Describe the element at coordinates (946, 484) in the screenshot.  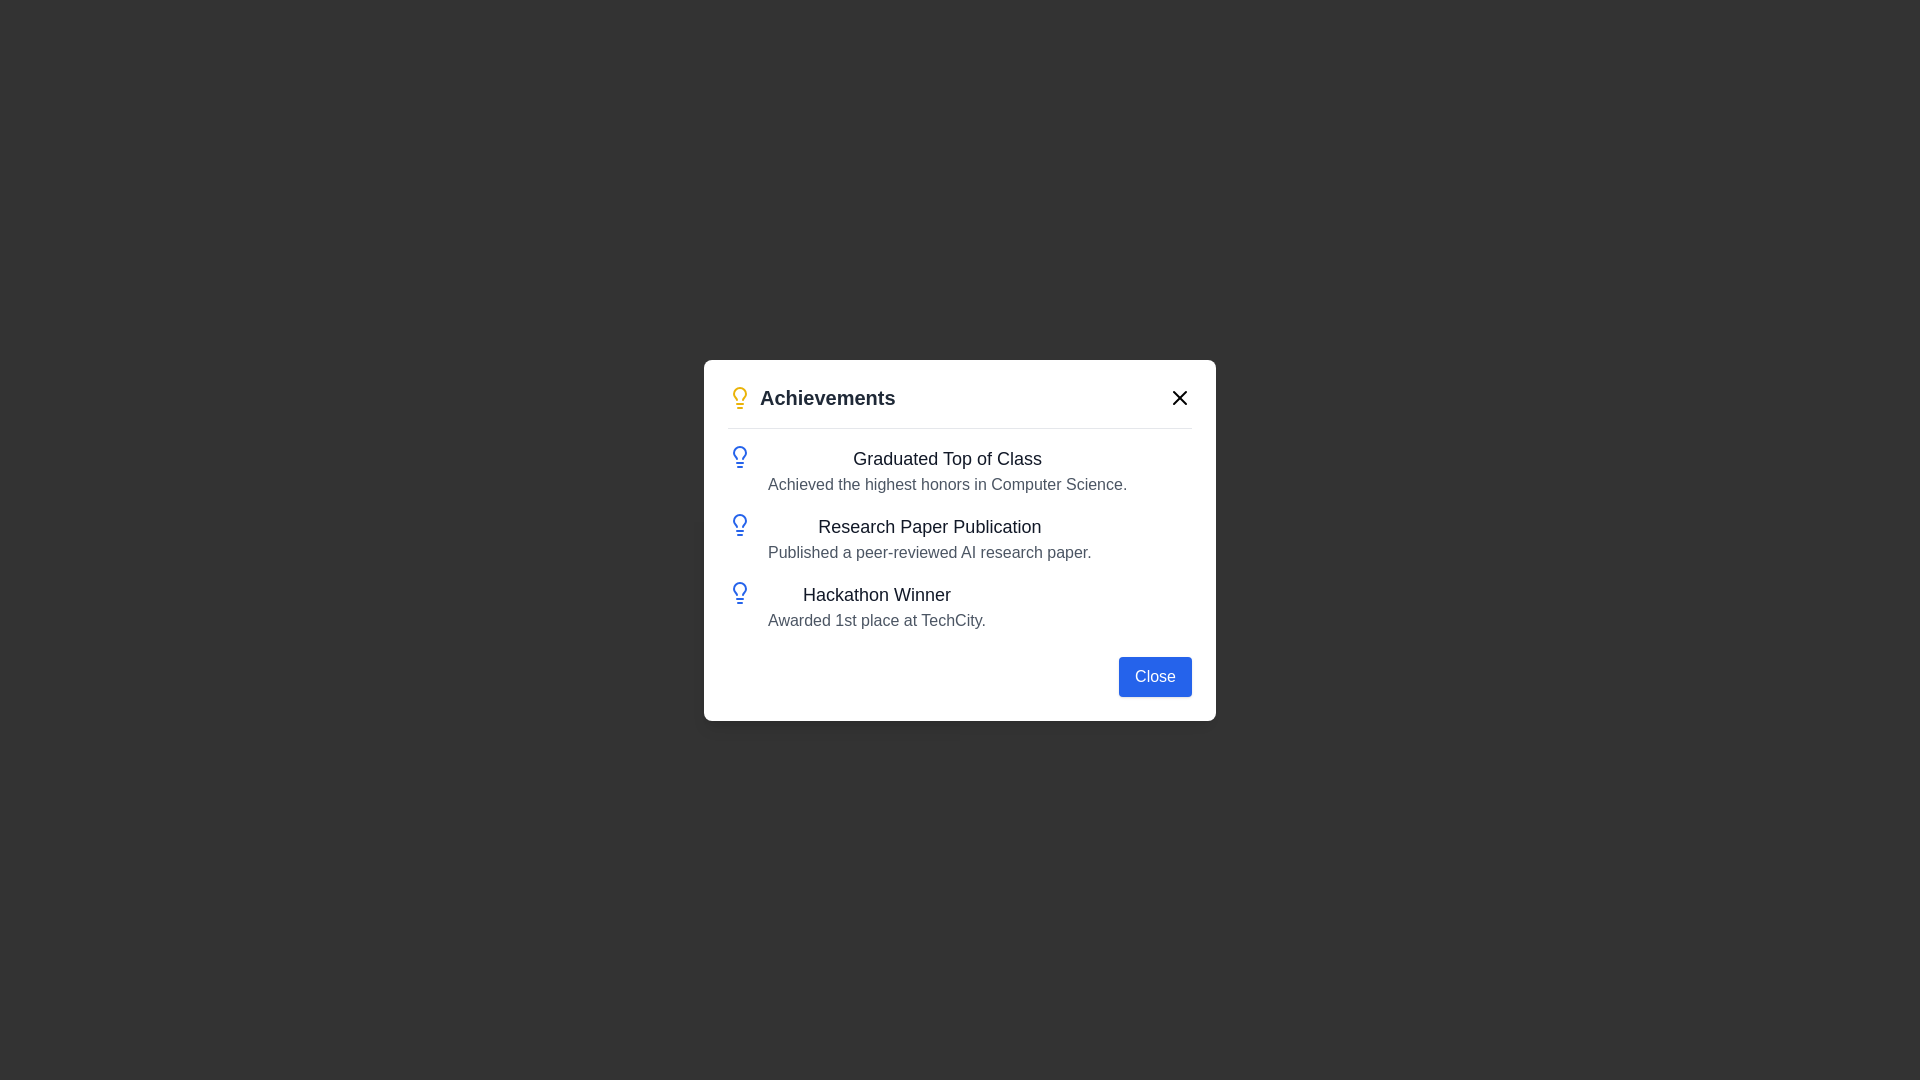
I see `the static text element that reads 'Achieved the highest honors in Computer Science.' which is styled in gray and is located below the header 'Graduated Top of Class.'` at that location.